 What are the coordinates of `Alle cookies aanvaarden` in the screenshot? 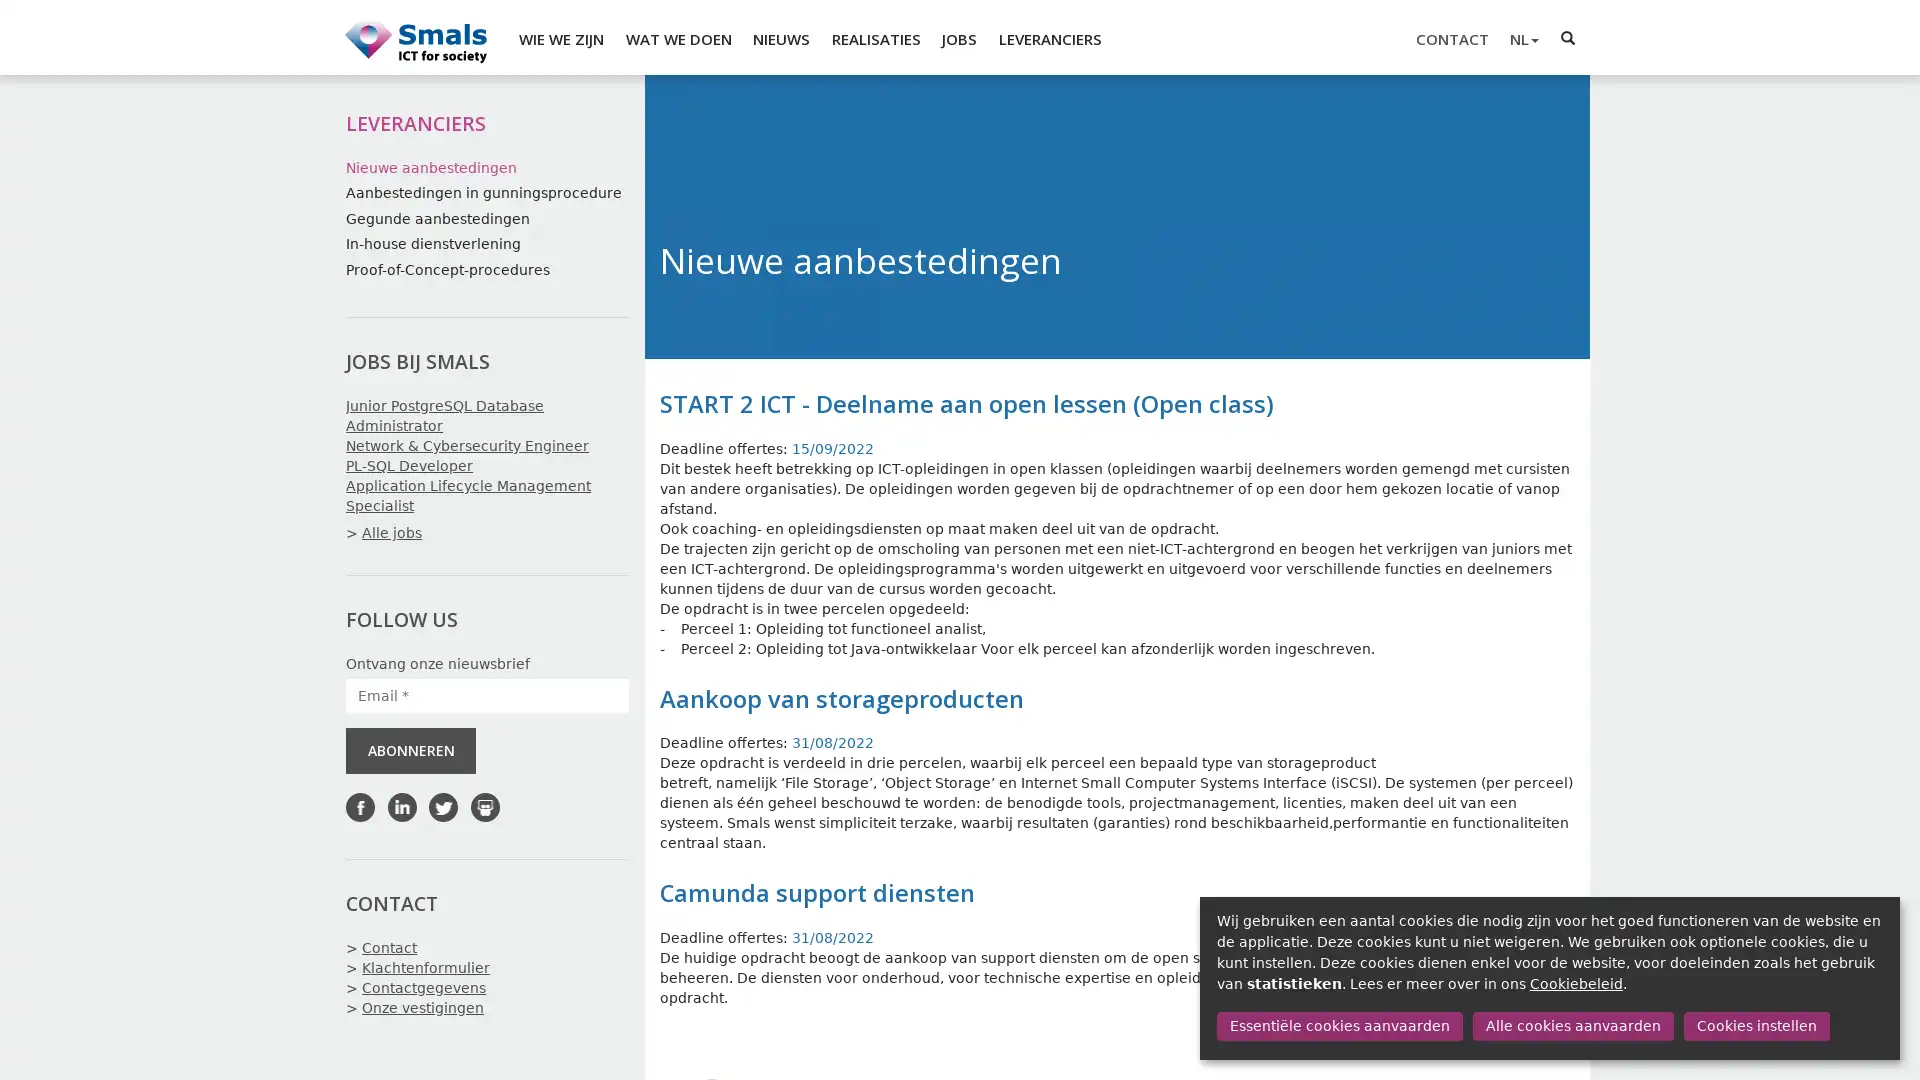 It's located at (1571, 1026).